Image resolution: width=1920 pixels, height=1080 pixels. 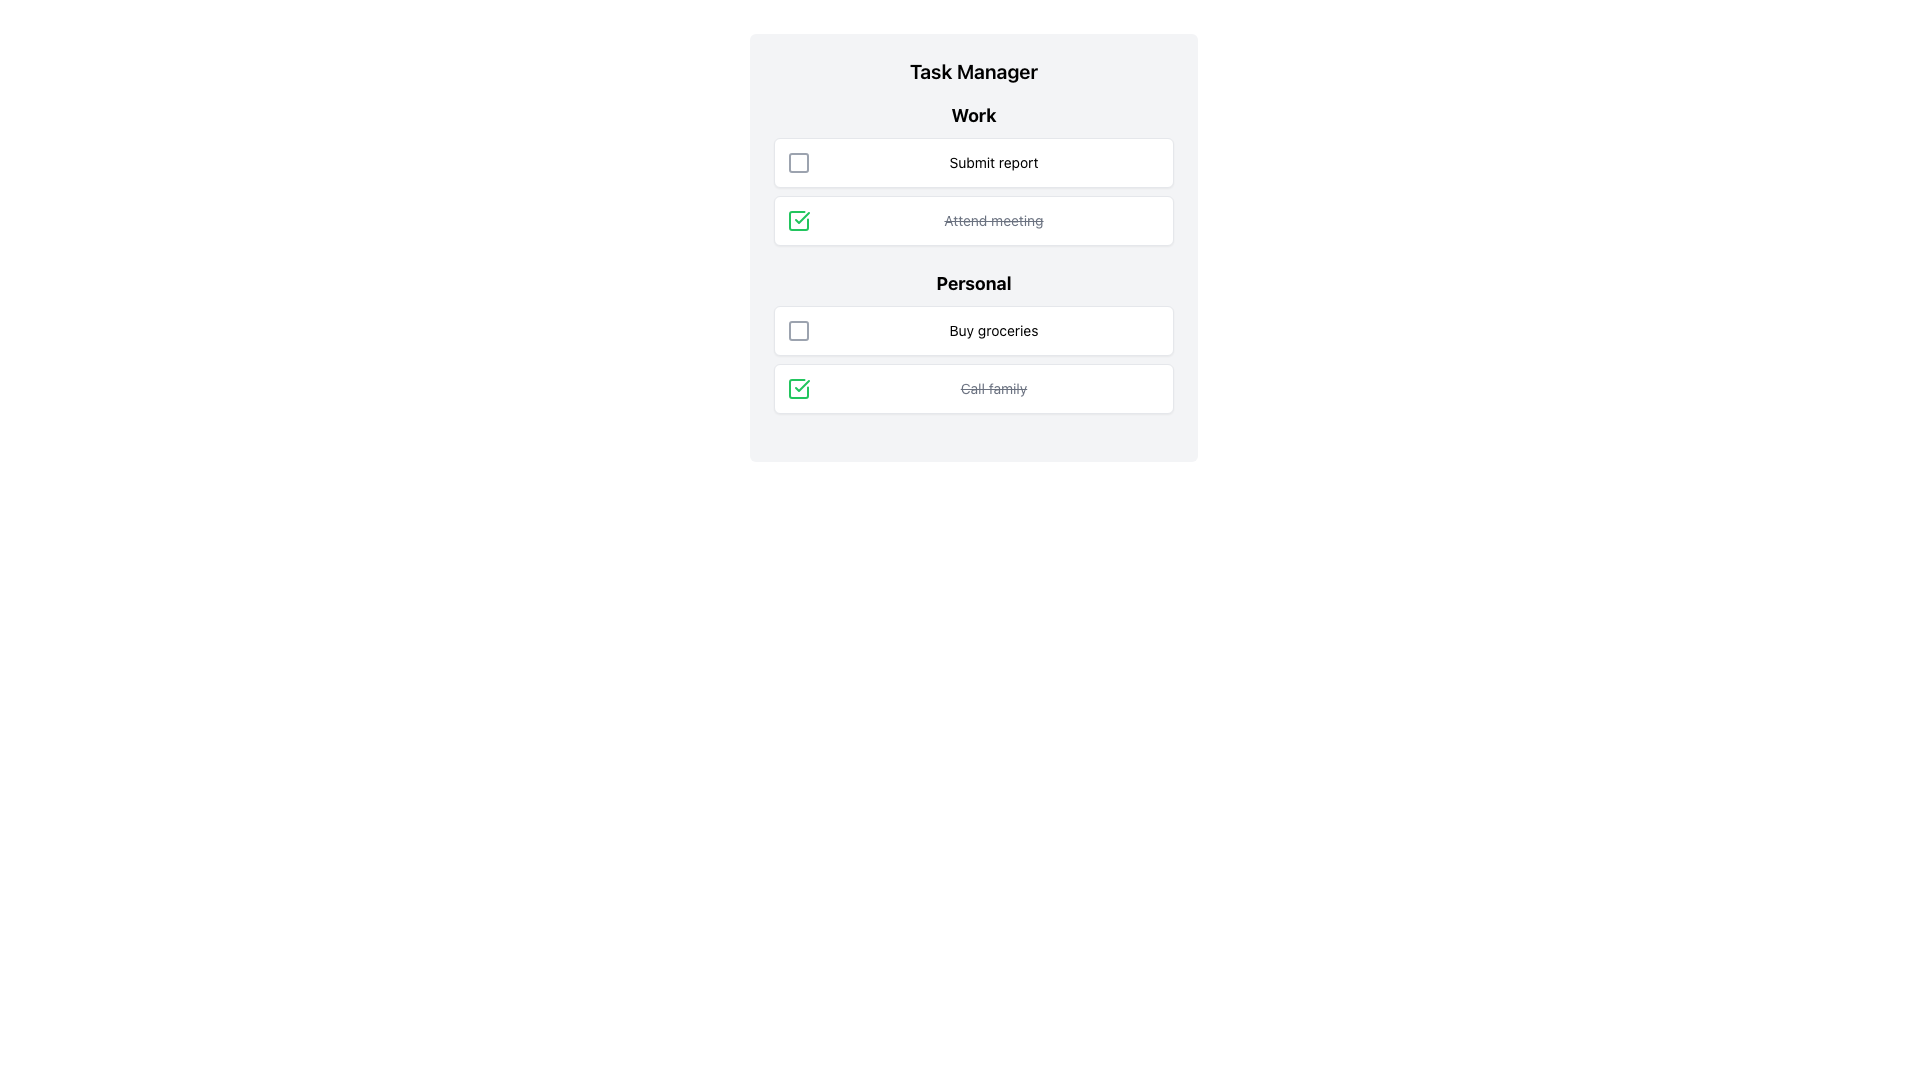 I want to click on the checkbox located to the left of the 'Buy groceries' label, so click(x=797, y=330).